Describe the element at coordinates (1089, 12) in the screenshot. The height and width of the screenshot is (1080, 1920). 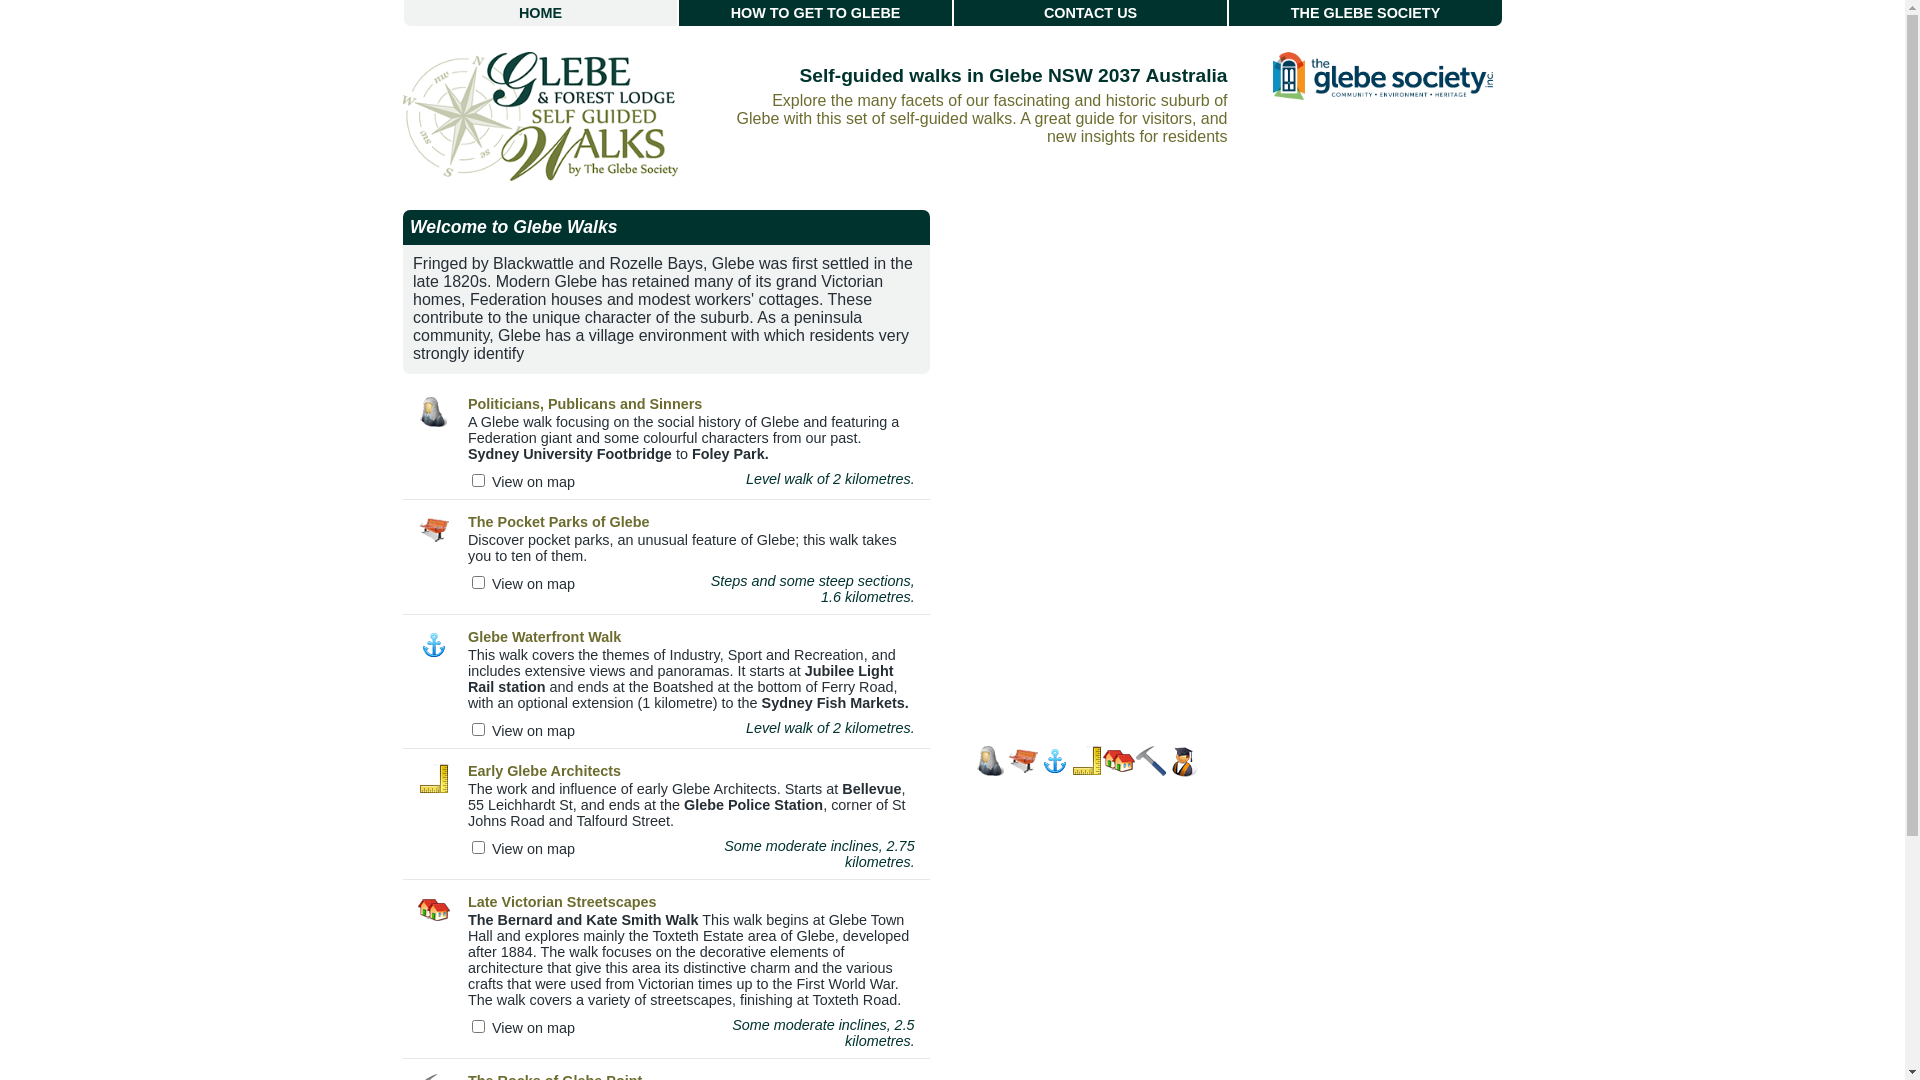
I see `'CONTACT US'` at that location.